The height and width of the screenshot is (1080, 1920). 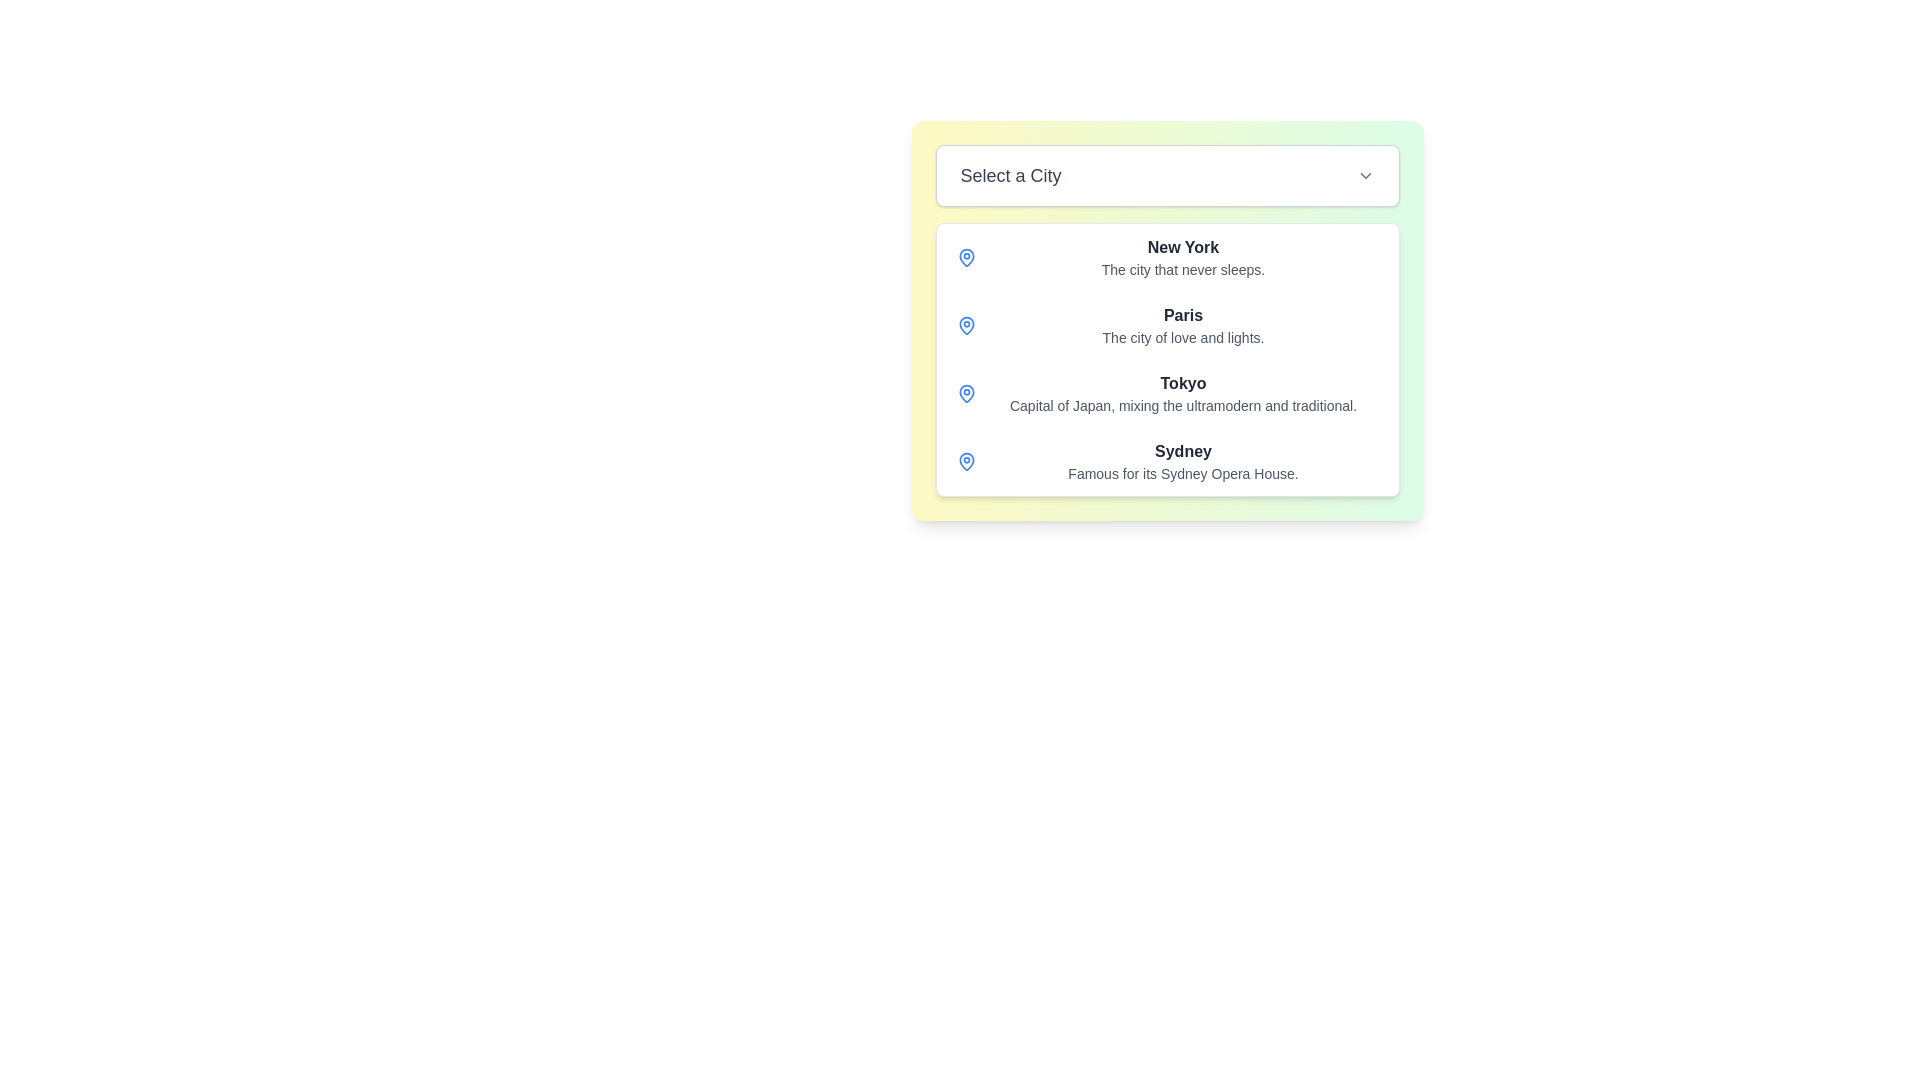 I want to click on the graphical pin icon with blue outlines, which is adjacent to the second item in a vertically arranged list, so click(x=966, y=325).